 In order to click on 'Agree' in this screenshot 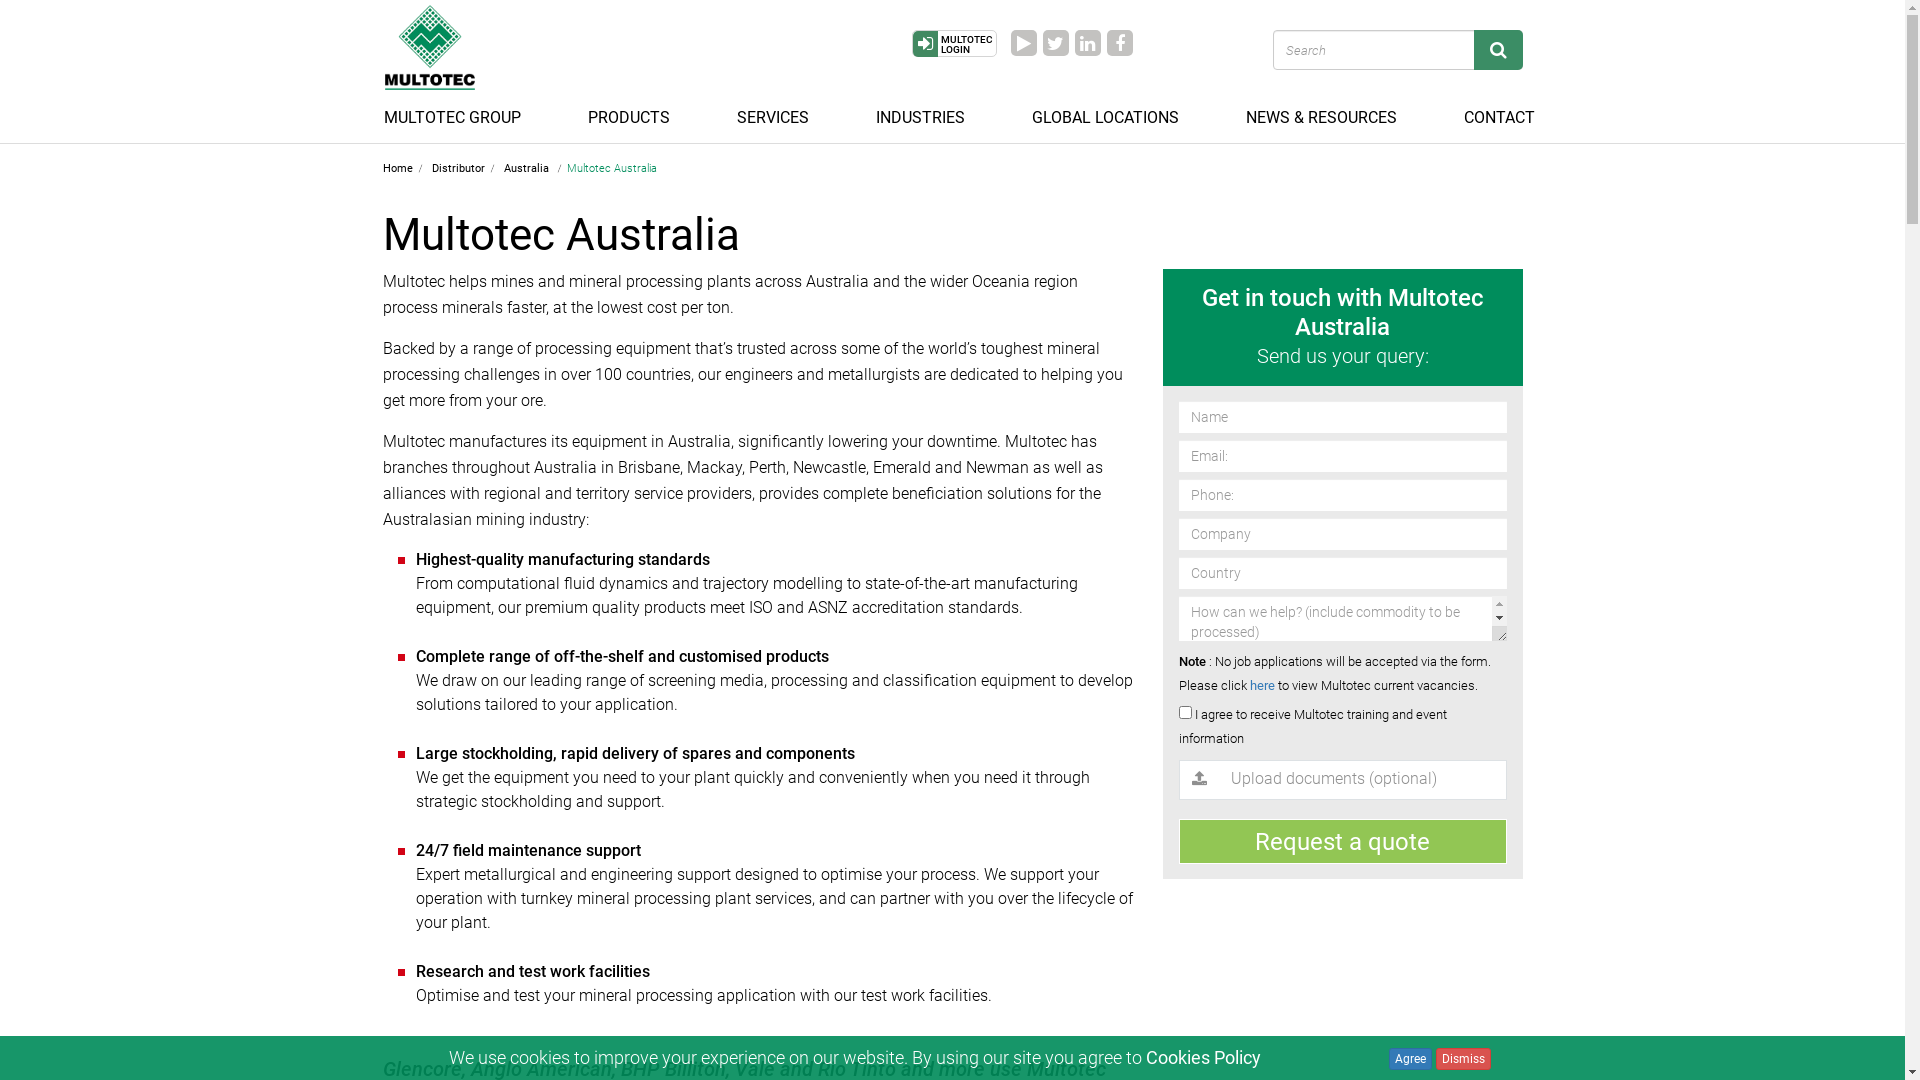, I will do `click(1409, 1058)`.